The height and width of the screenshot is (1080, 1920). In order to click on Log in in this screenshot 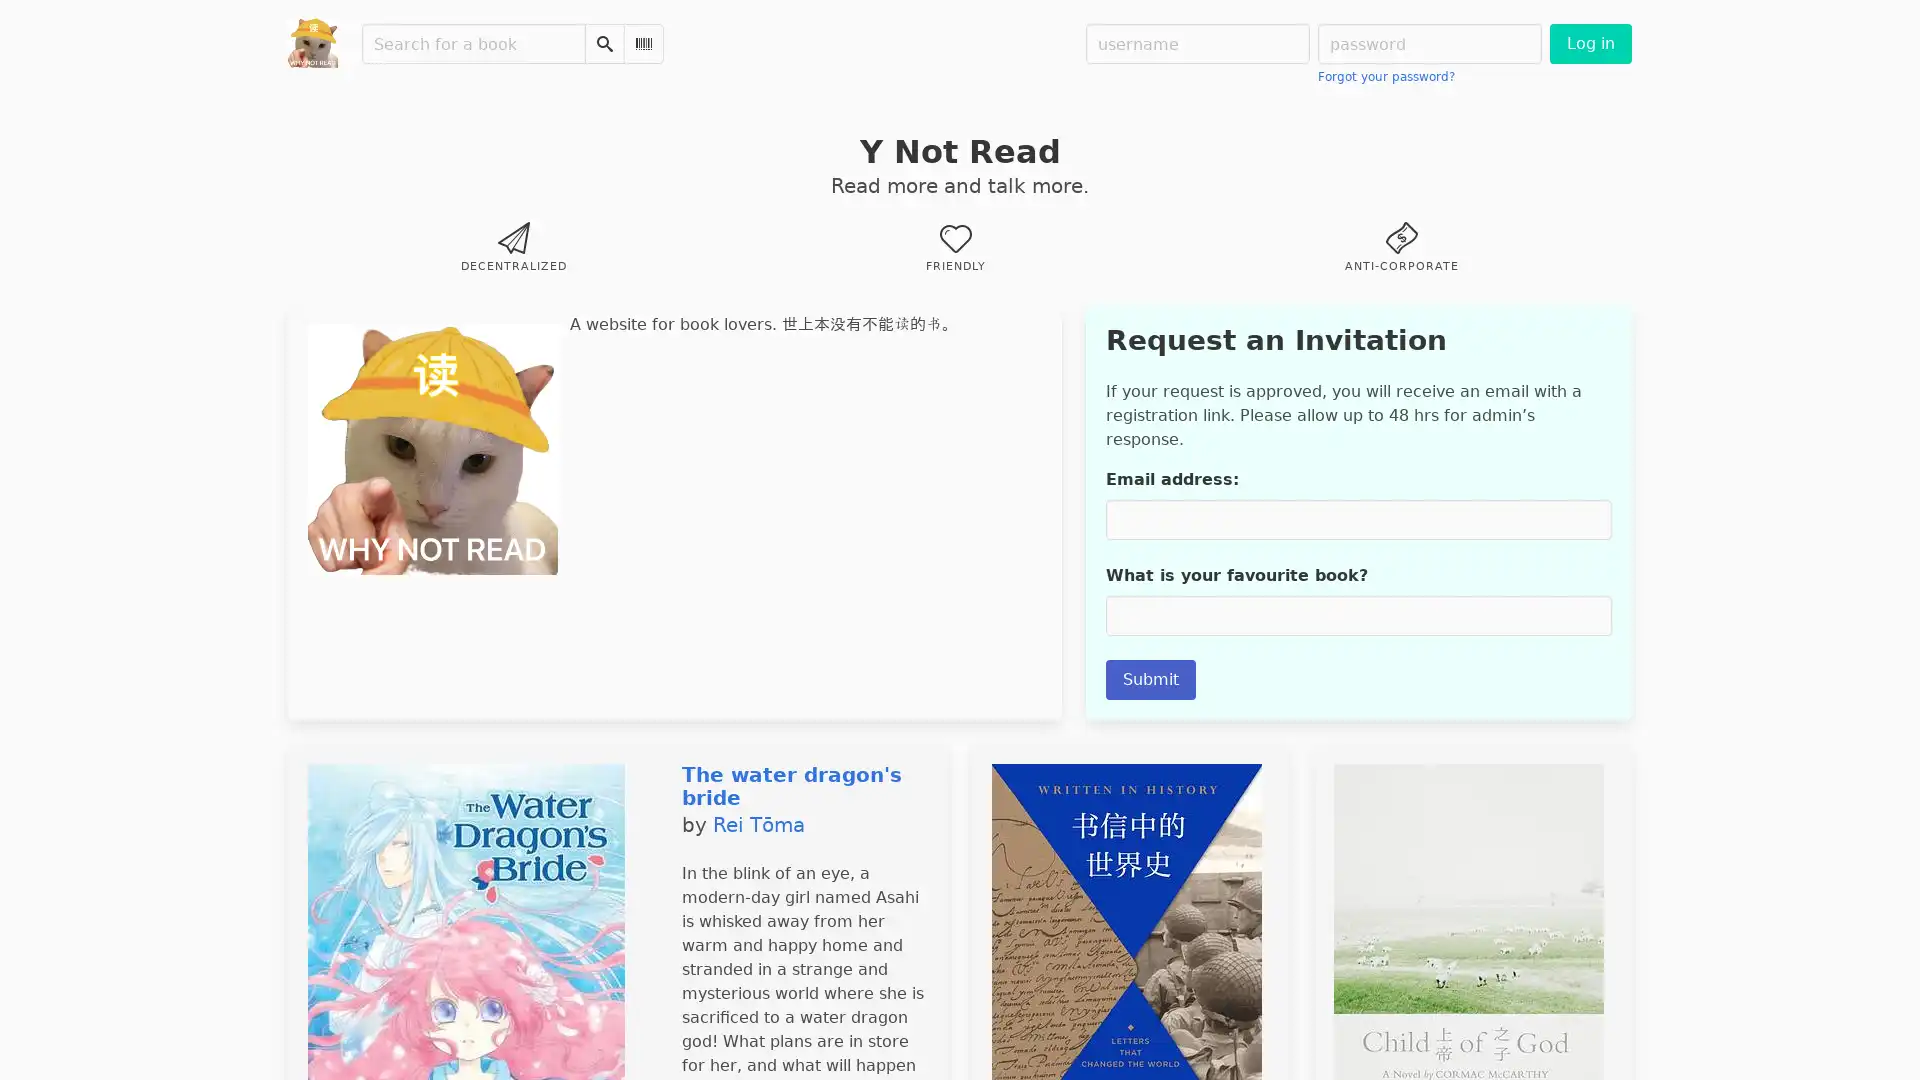, I will do `click(1589, 43)`.